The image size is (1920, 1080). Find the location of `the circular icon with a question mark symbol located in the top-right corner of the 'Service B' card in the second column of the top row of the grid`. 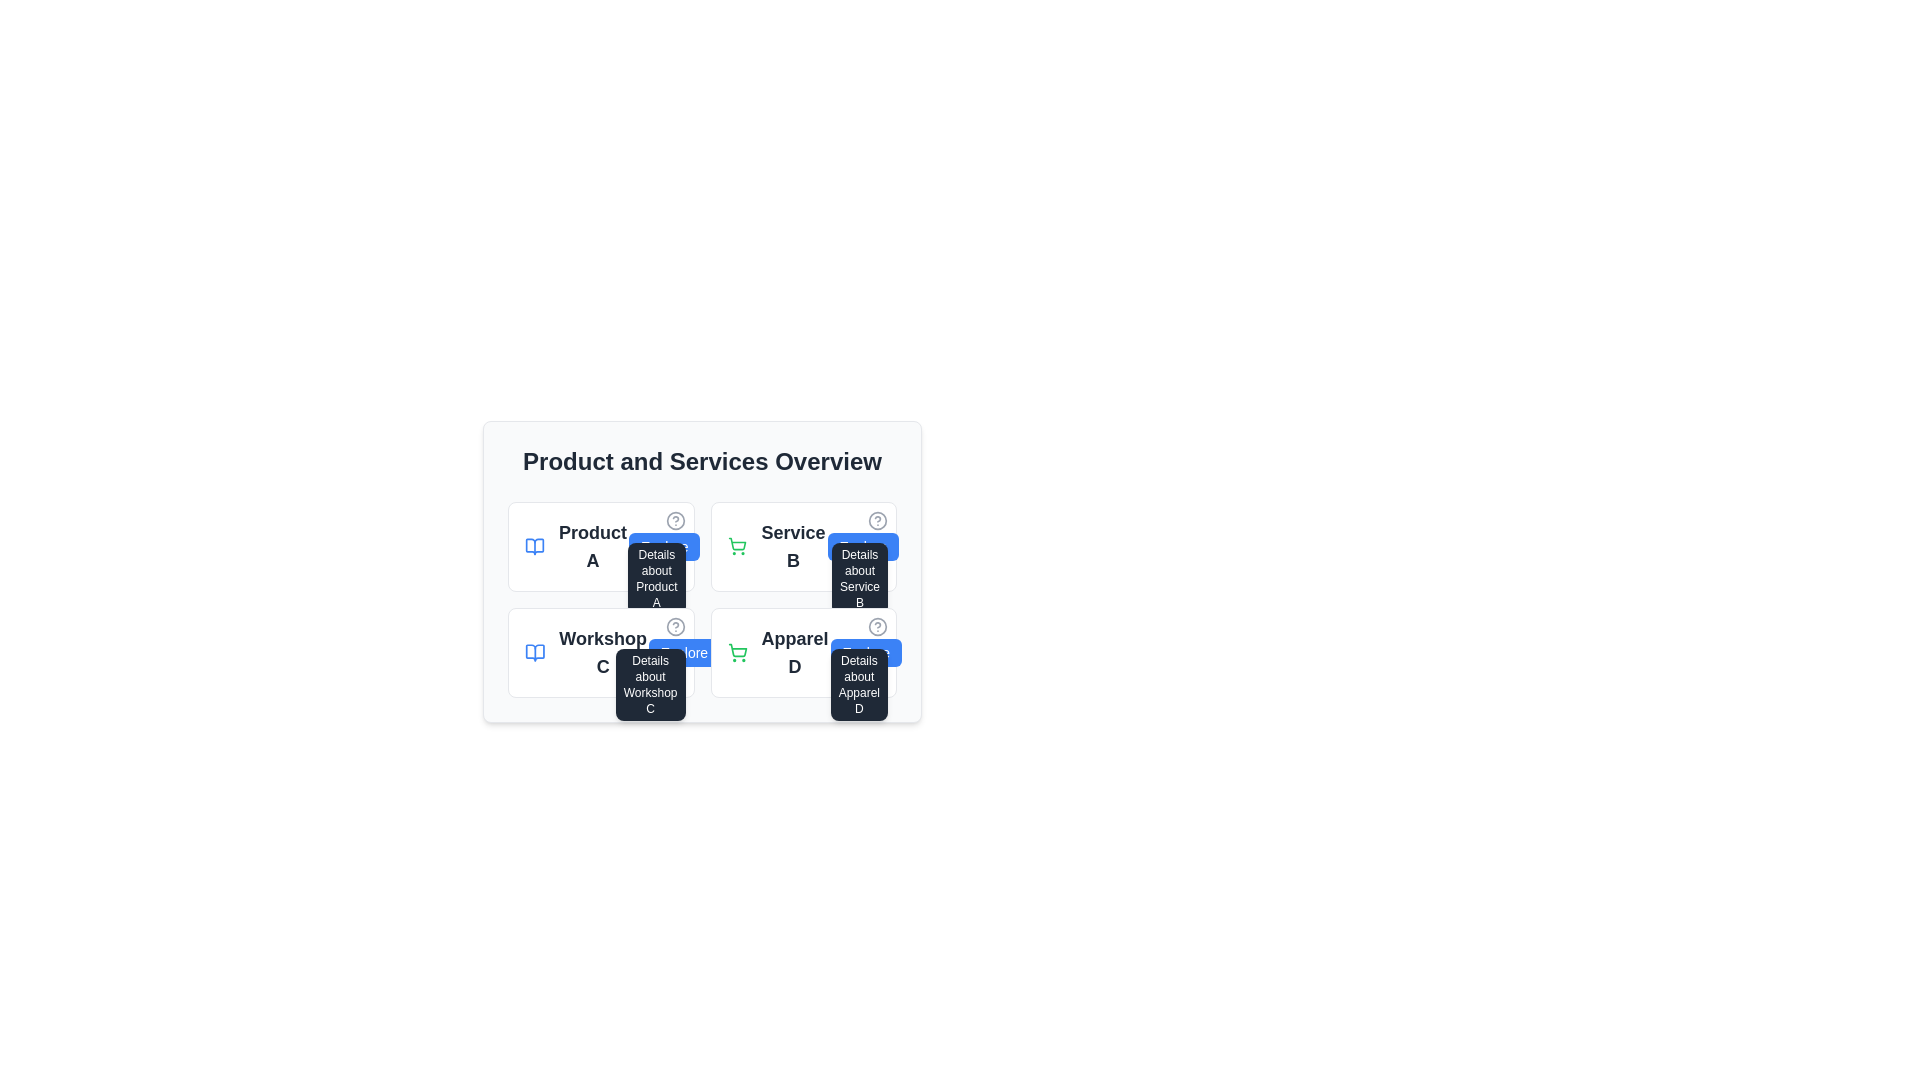

the circular icon with a question mark symbol located in the top-right corner of the 'Service B' card in the second column of the top row of the grid is located at coordinates (878, 519).